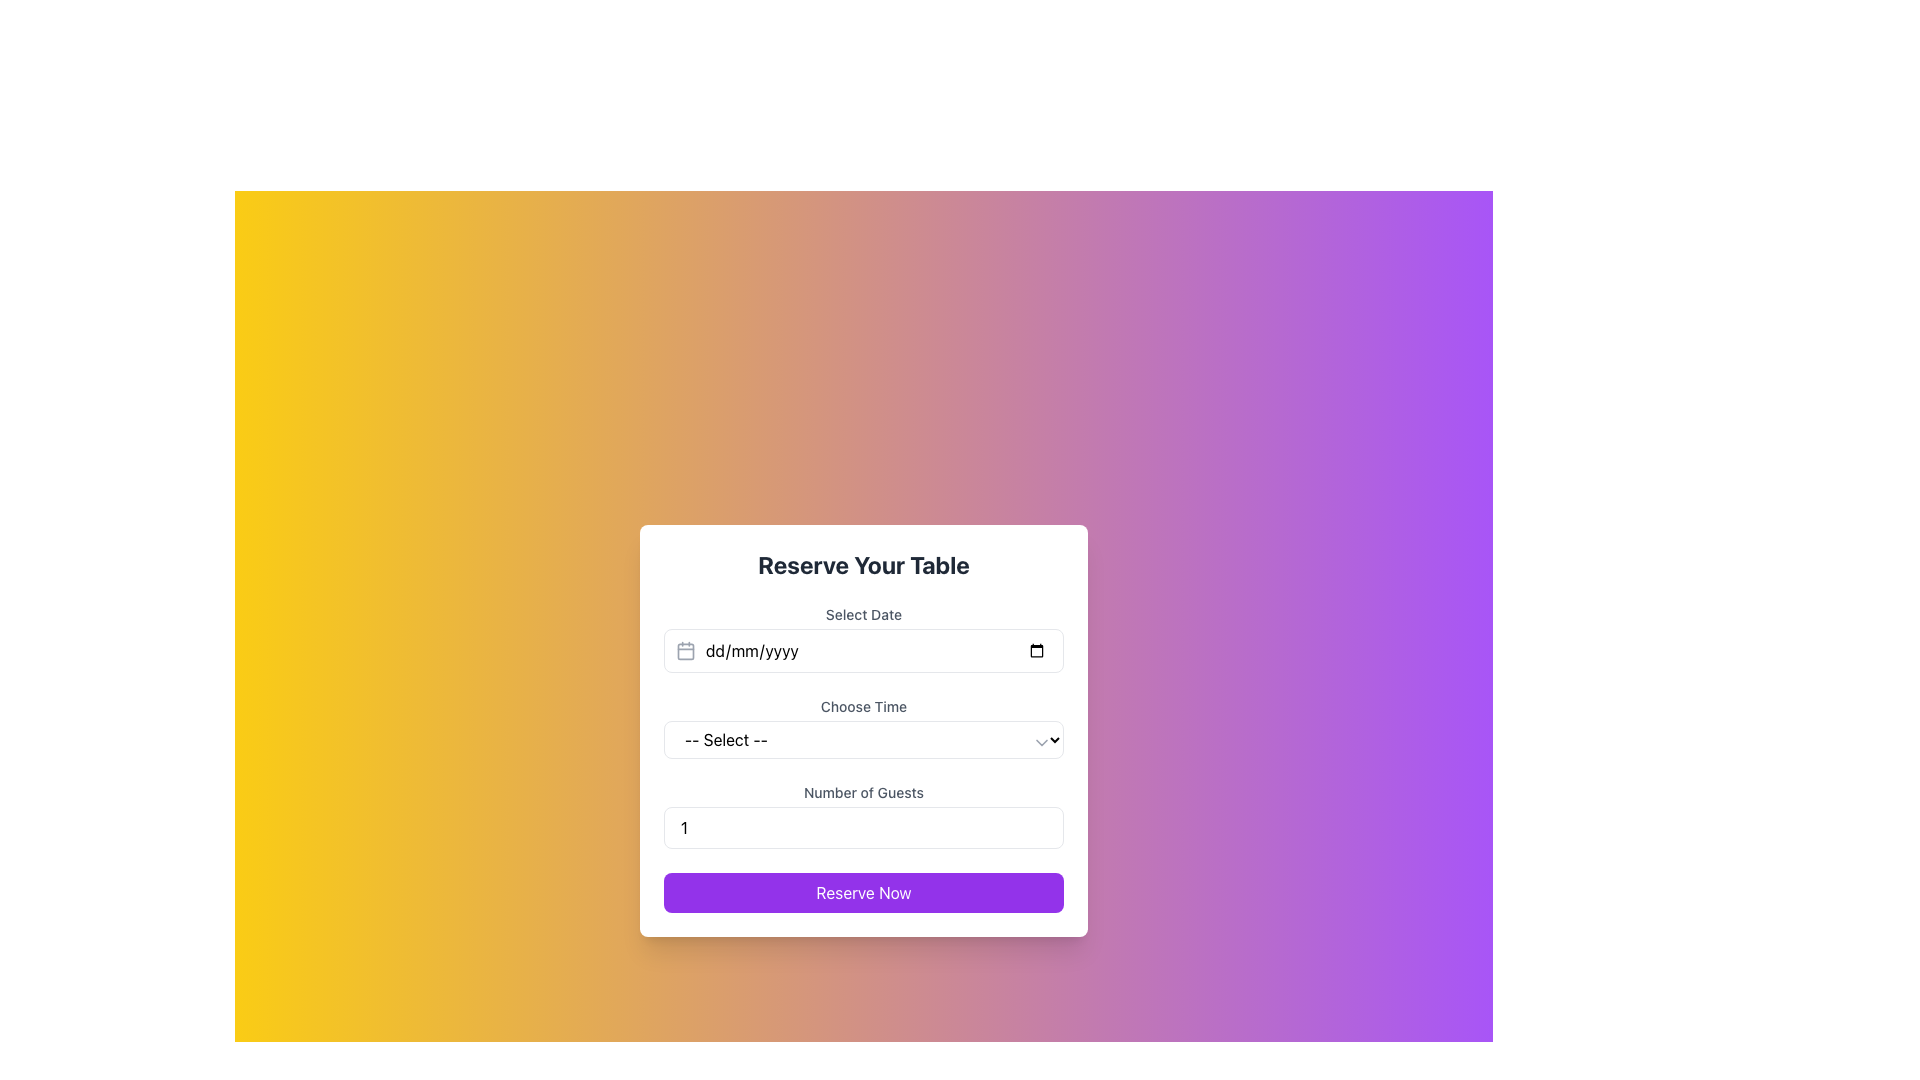 The image size is (1920, 1080). What do you see at coordinates (864, 792) in the screenshot?
I see `the 'Number of Guests' text label, which is styled in a small, medium-weight, sans-serif font in a grayish tone, positioned above the numeric input field for specifying the number of guests` at bounding box center [864, 792].